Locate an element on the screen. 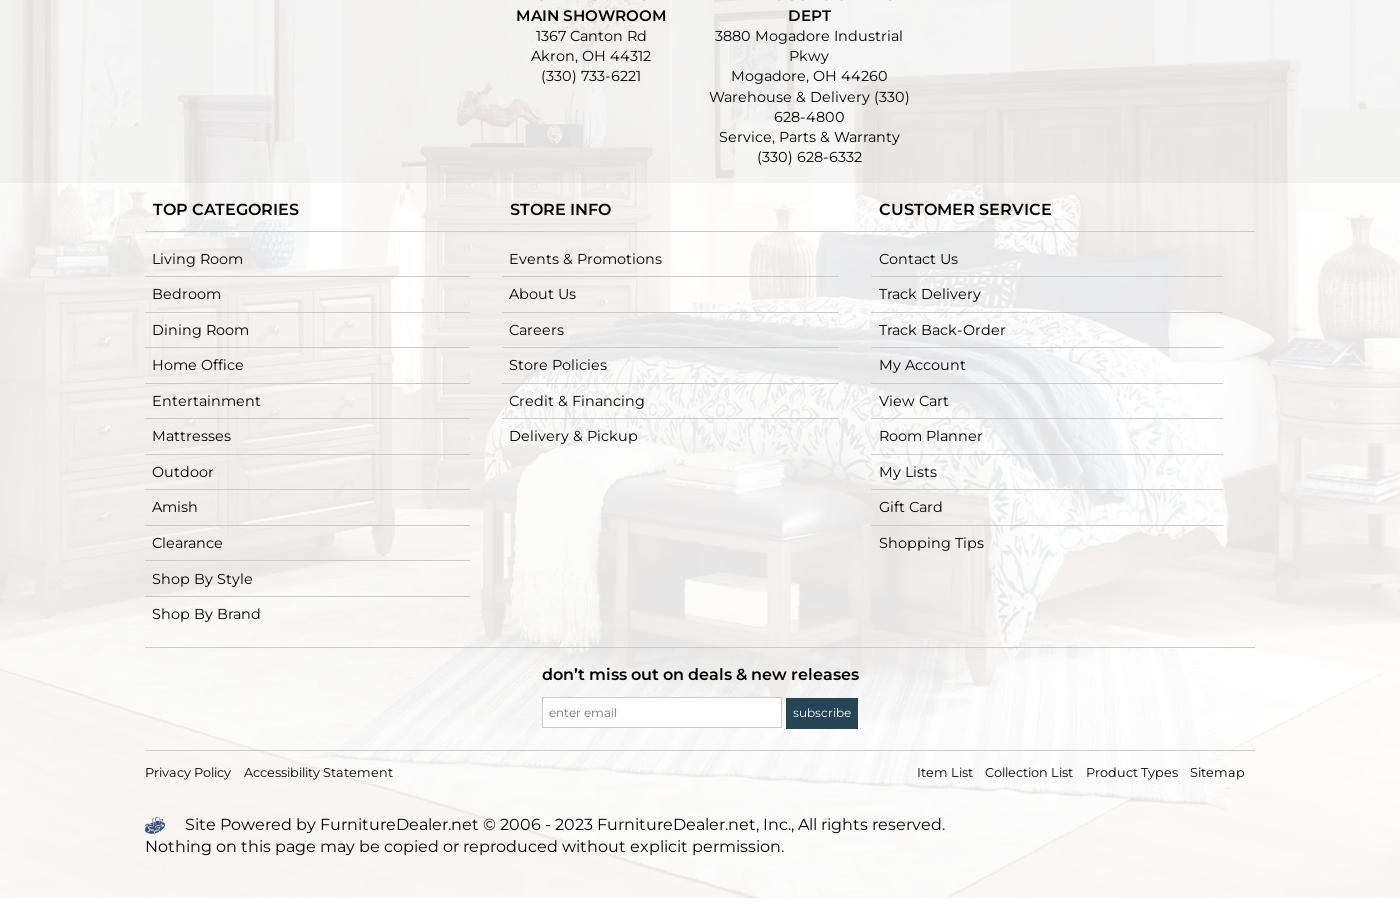  'Accessibility Statement' is located at coordinates (317, 771).